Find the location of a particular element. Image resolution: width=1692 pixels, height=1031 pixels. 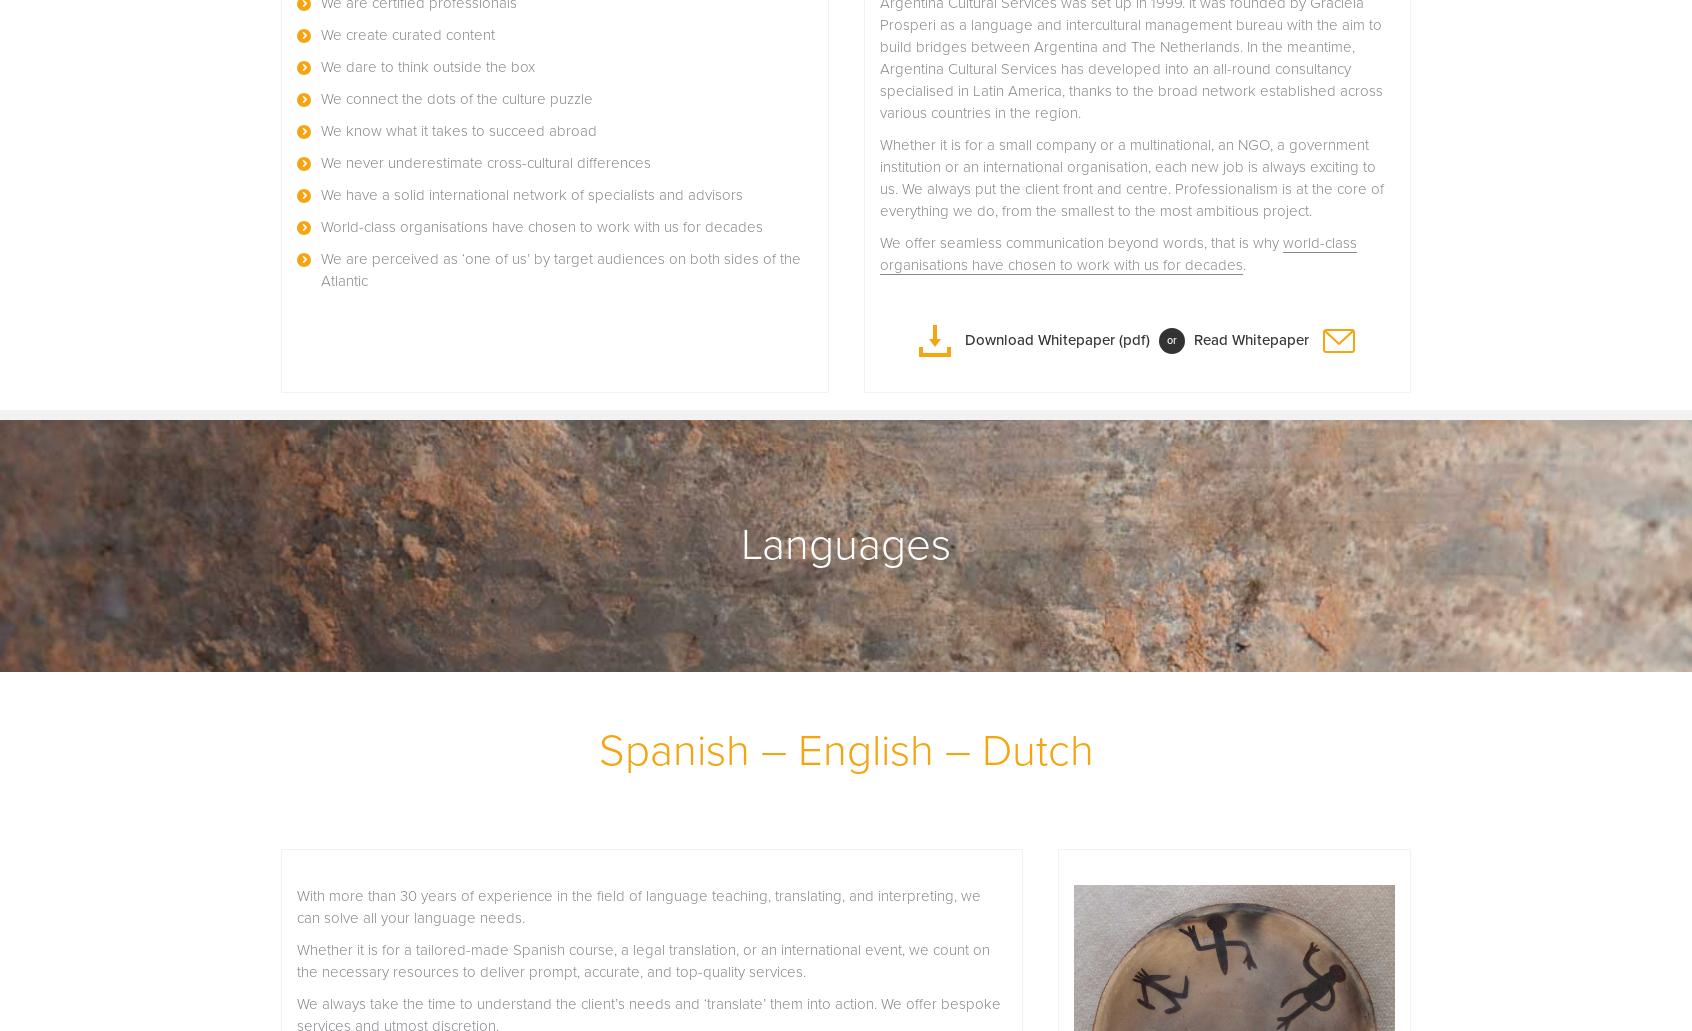

'With more than 30 years of experience in the field of language teaching, translating, and interpreting, we can solve all your language needs.' is located at coordinates (639, 906).